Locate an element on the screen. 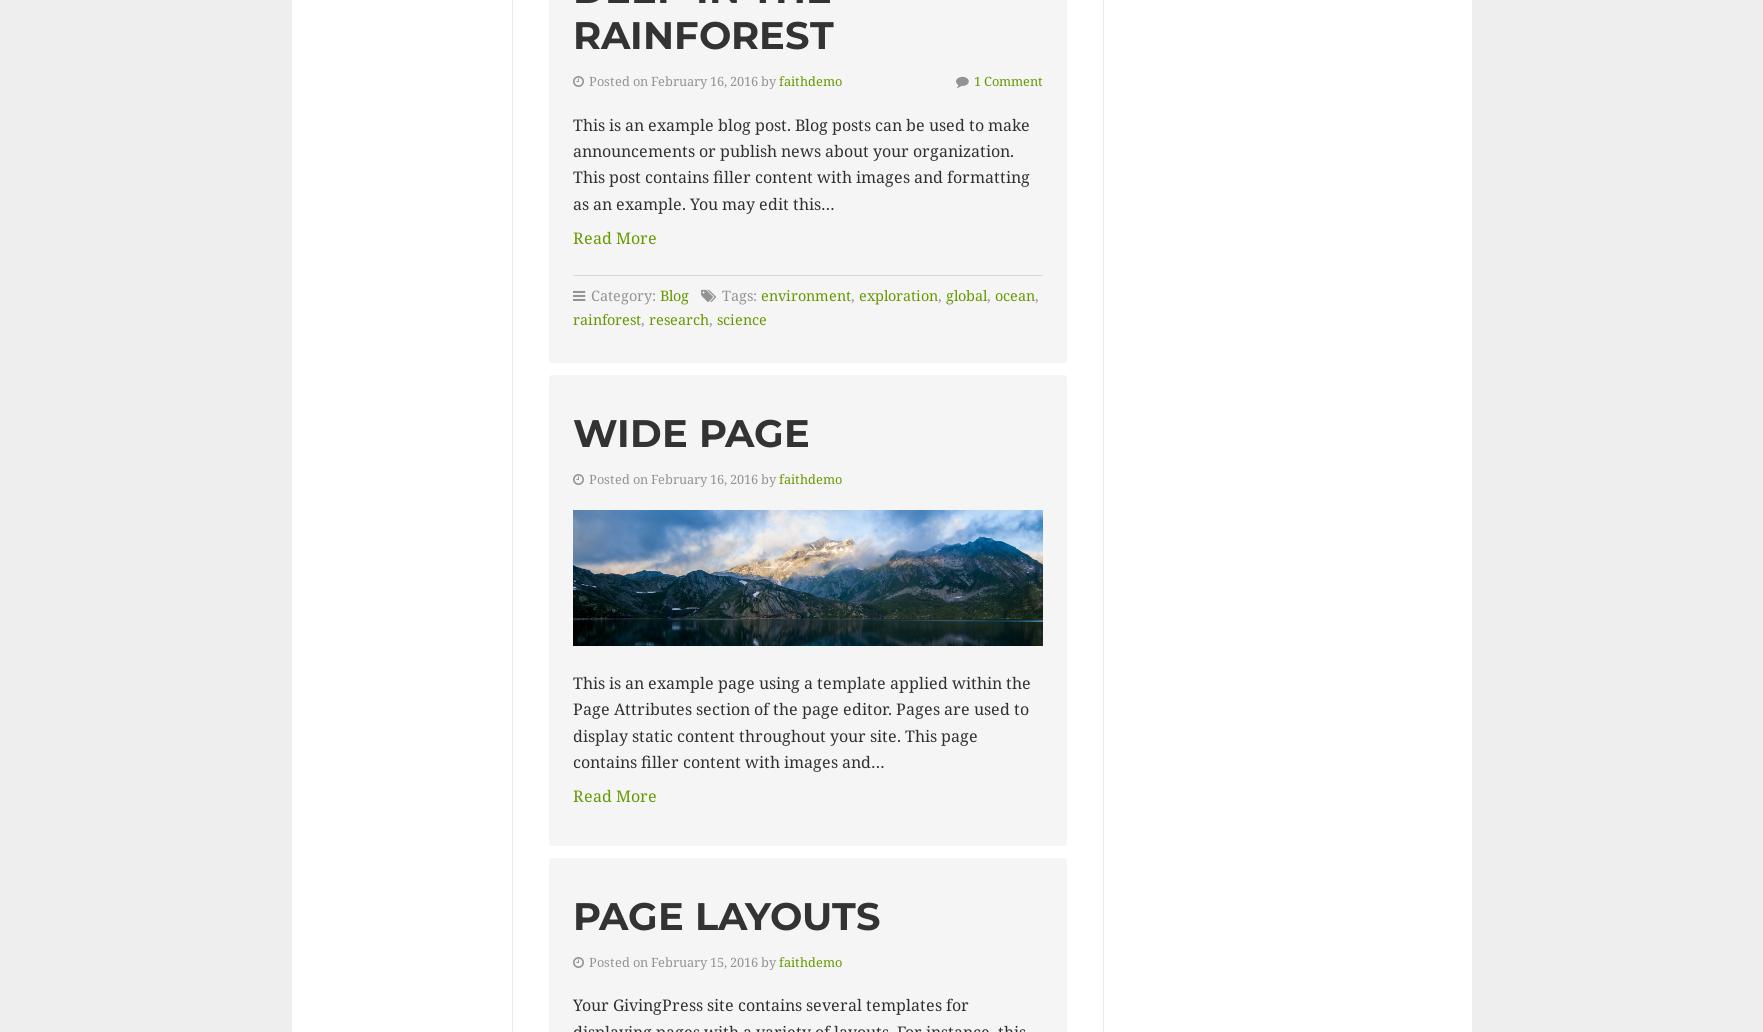  'Tags:' is located at coordinates (738, 295).